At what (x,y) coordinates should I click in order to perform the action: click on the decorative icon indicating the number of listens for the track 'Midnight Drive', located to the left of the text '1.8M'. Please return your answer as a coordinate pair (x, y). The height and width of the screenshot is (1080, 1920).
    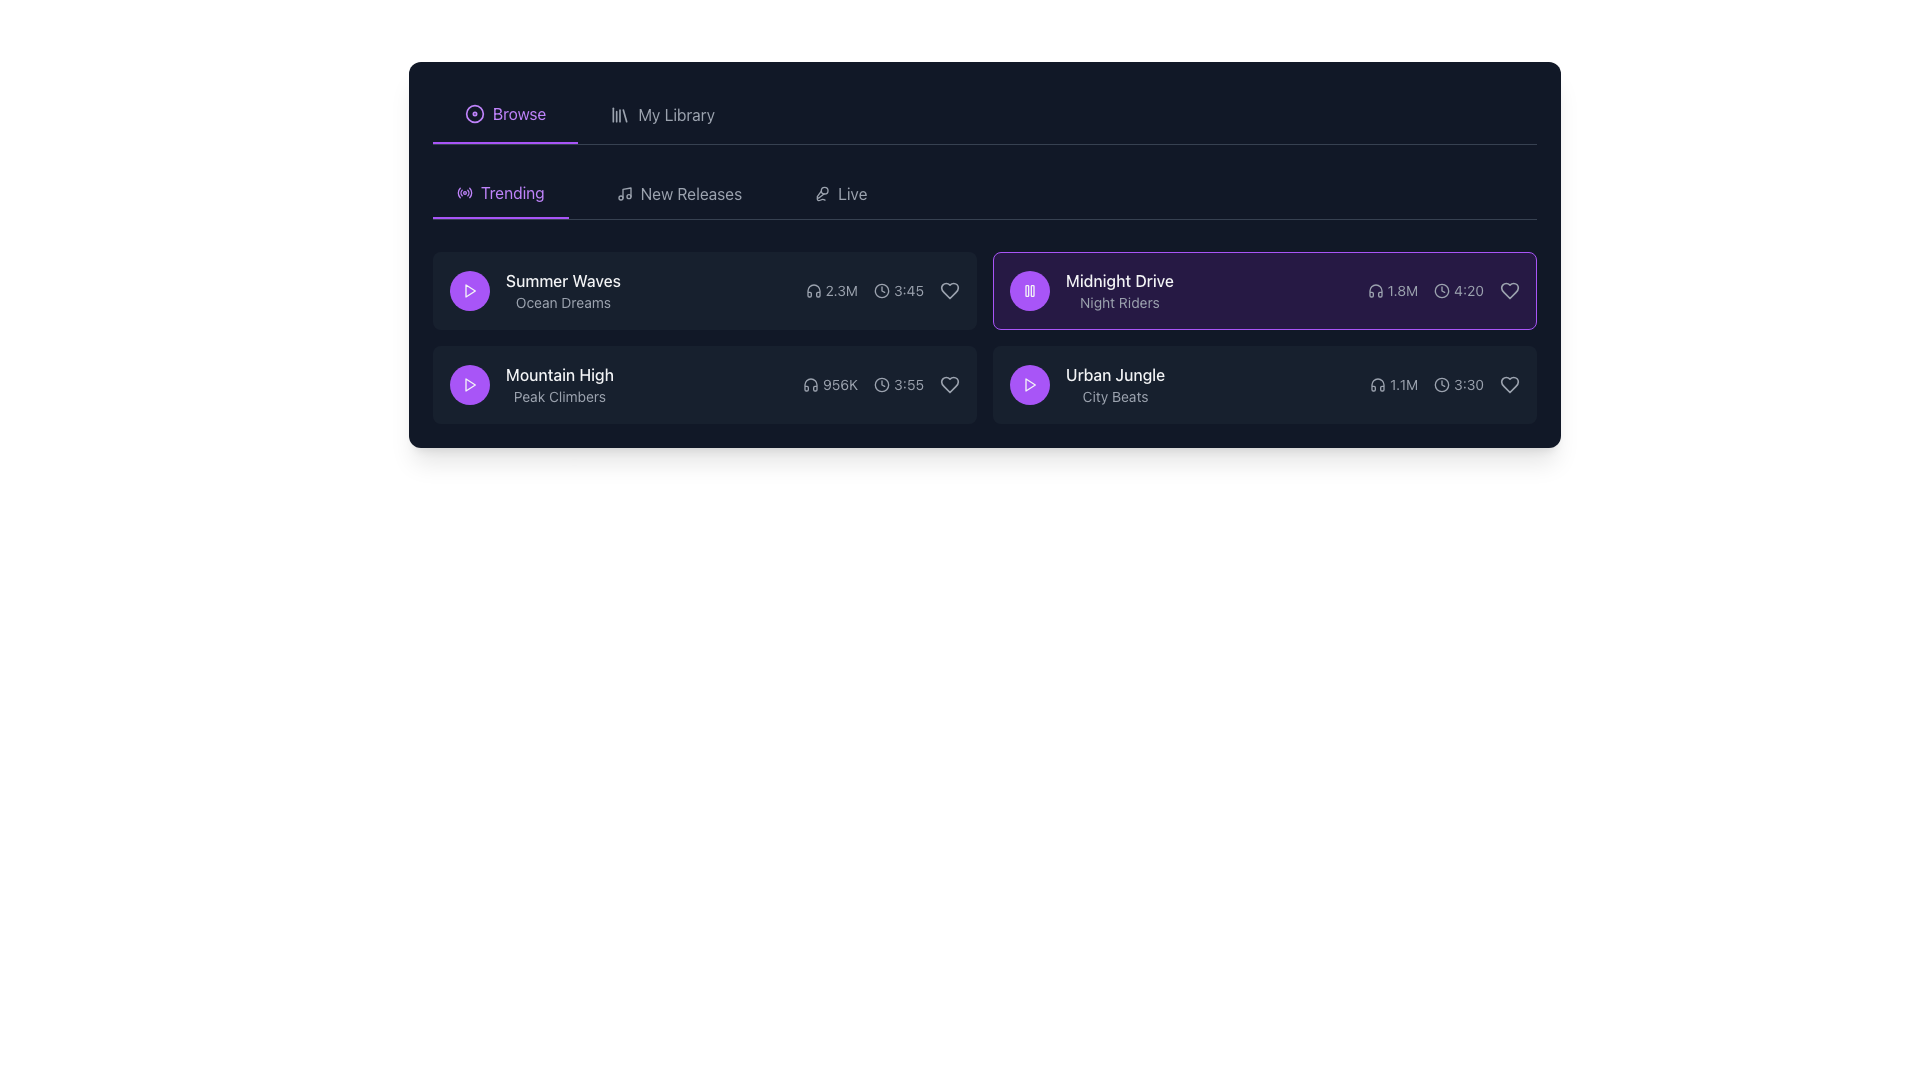
    Looking at the image, I should click on (1374, 290).